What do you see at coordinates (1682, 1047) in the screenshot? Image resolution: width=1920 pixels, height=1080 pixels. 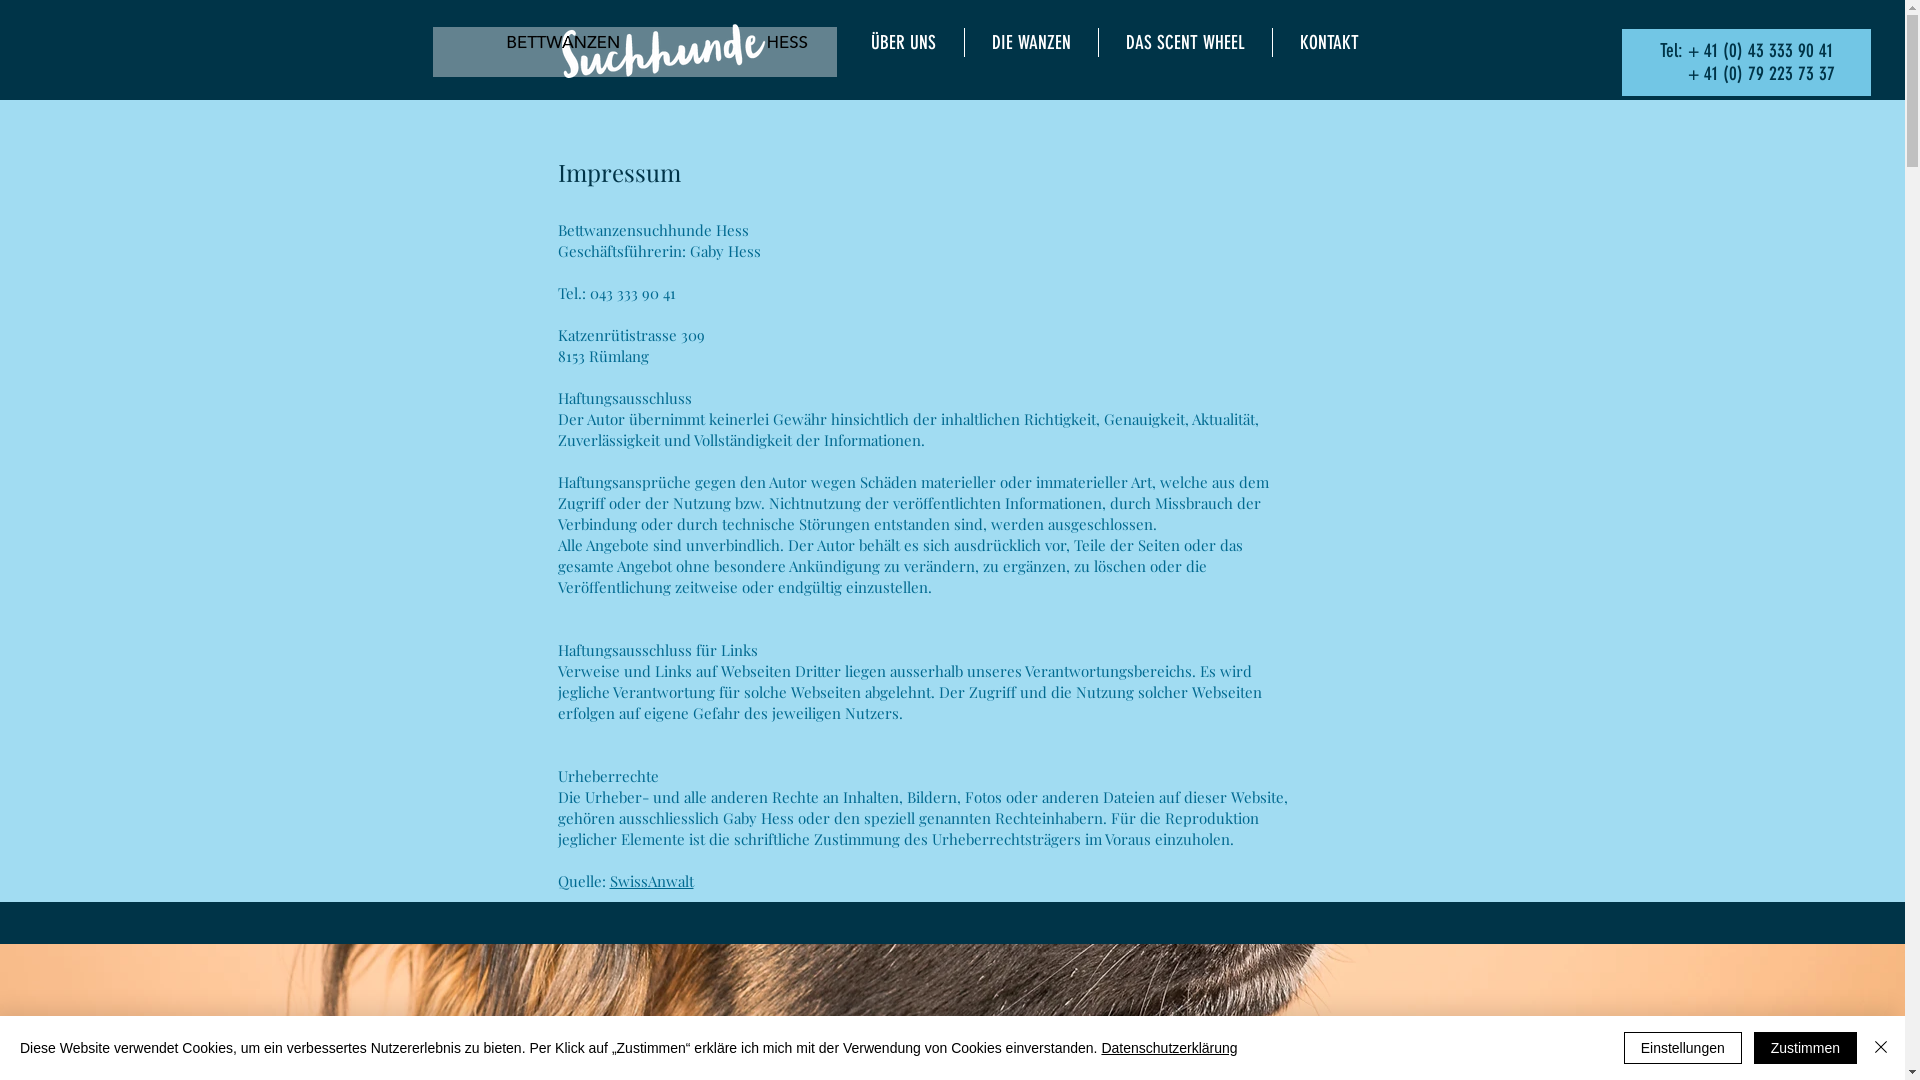 I see `'Einstellungen'` at bounding box center [1682, 1047].